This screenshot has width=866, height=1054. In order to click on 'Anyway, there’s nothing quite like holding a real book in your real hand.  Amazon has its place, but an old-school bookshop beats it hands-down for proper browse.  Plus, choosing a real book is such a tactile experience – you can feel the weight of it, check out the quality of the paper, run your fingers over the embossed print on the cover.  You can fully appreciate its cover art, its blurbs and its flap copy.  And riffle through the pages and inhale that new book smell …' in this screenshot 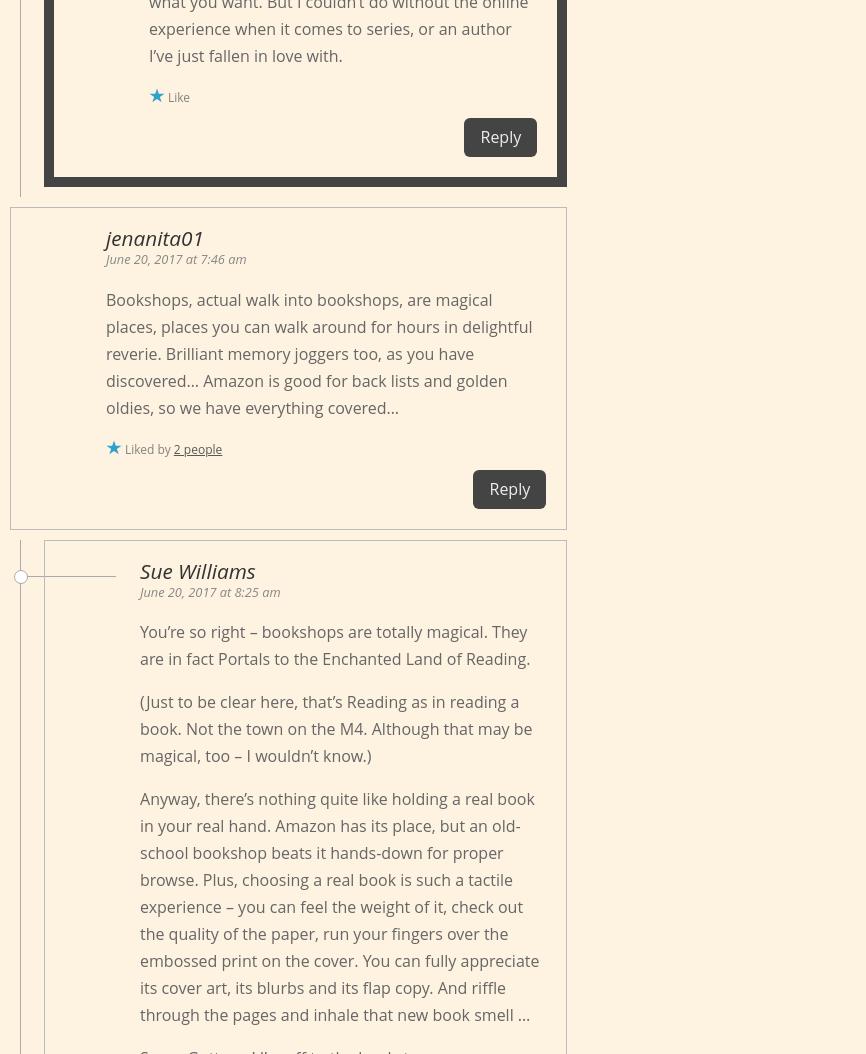, I will do `click(338, 905)`.